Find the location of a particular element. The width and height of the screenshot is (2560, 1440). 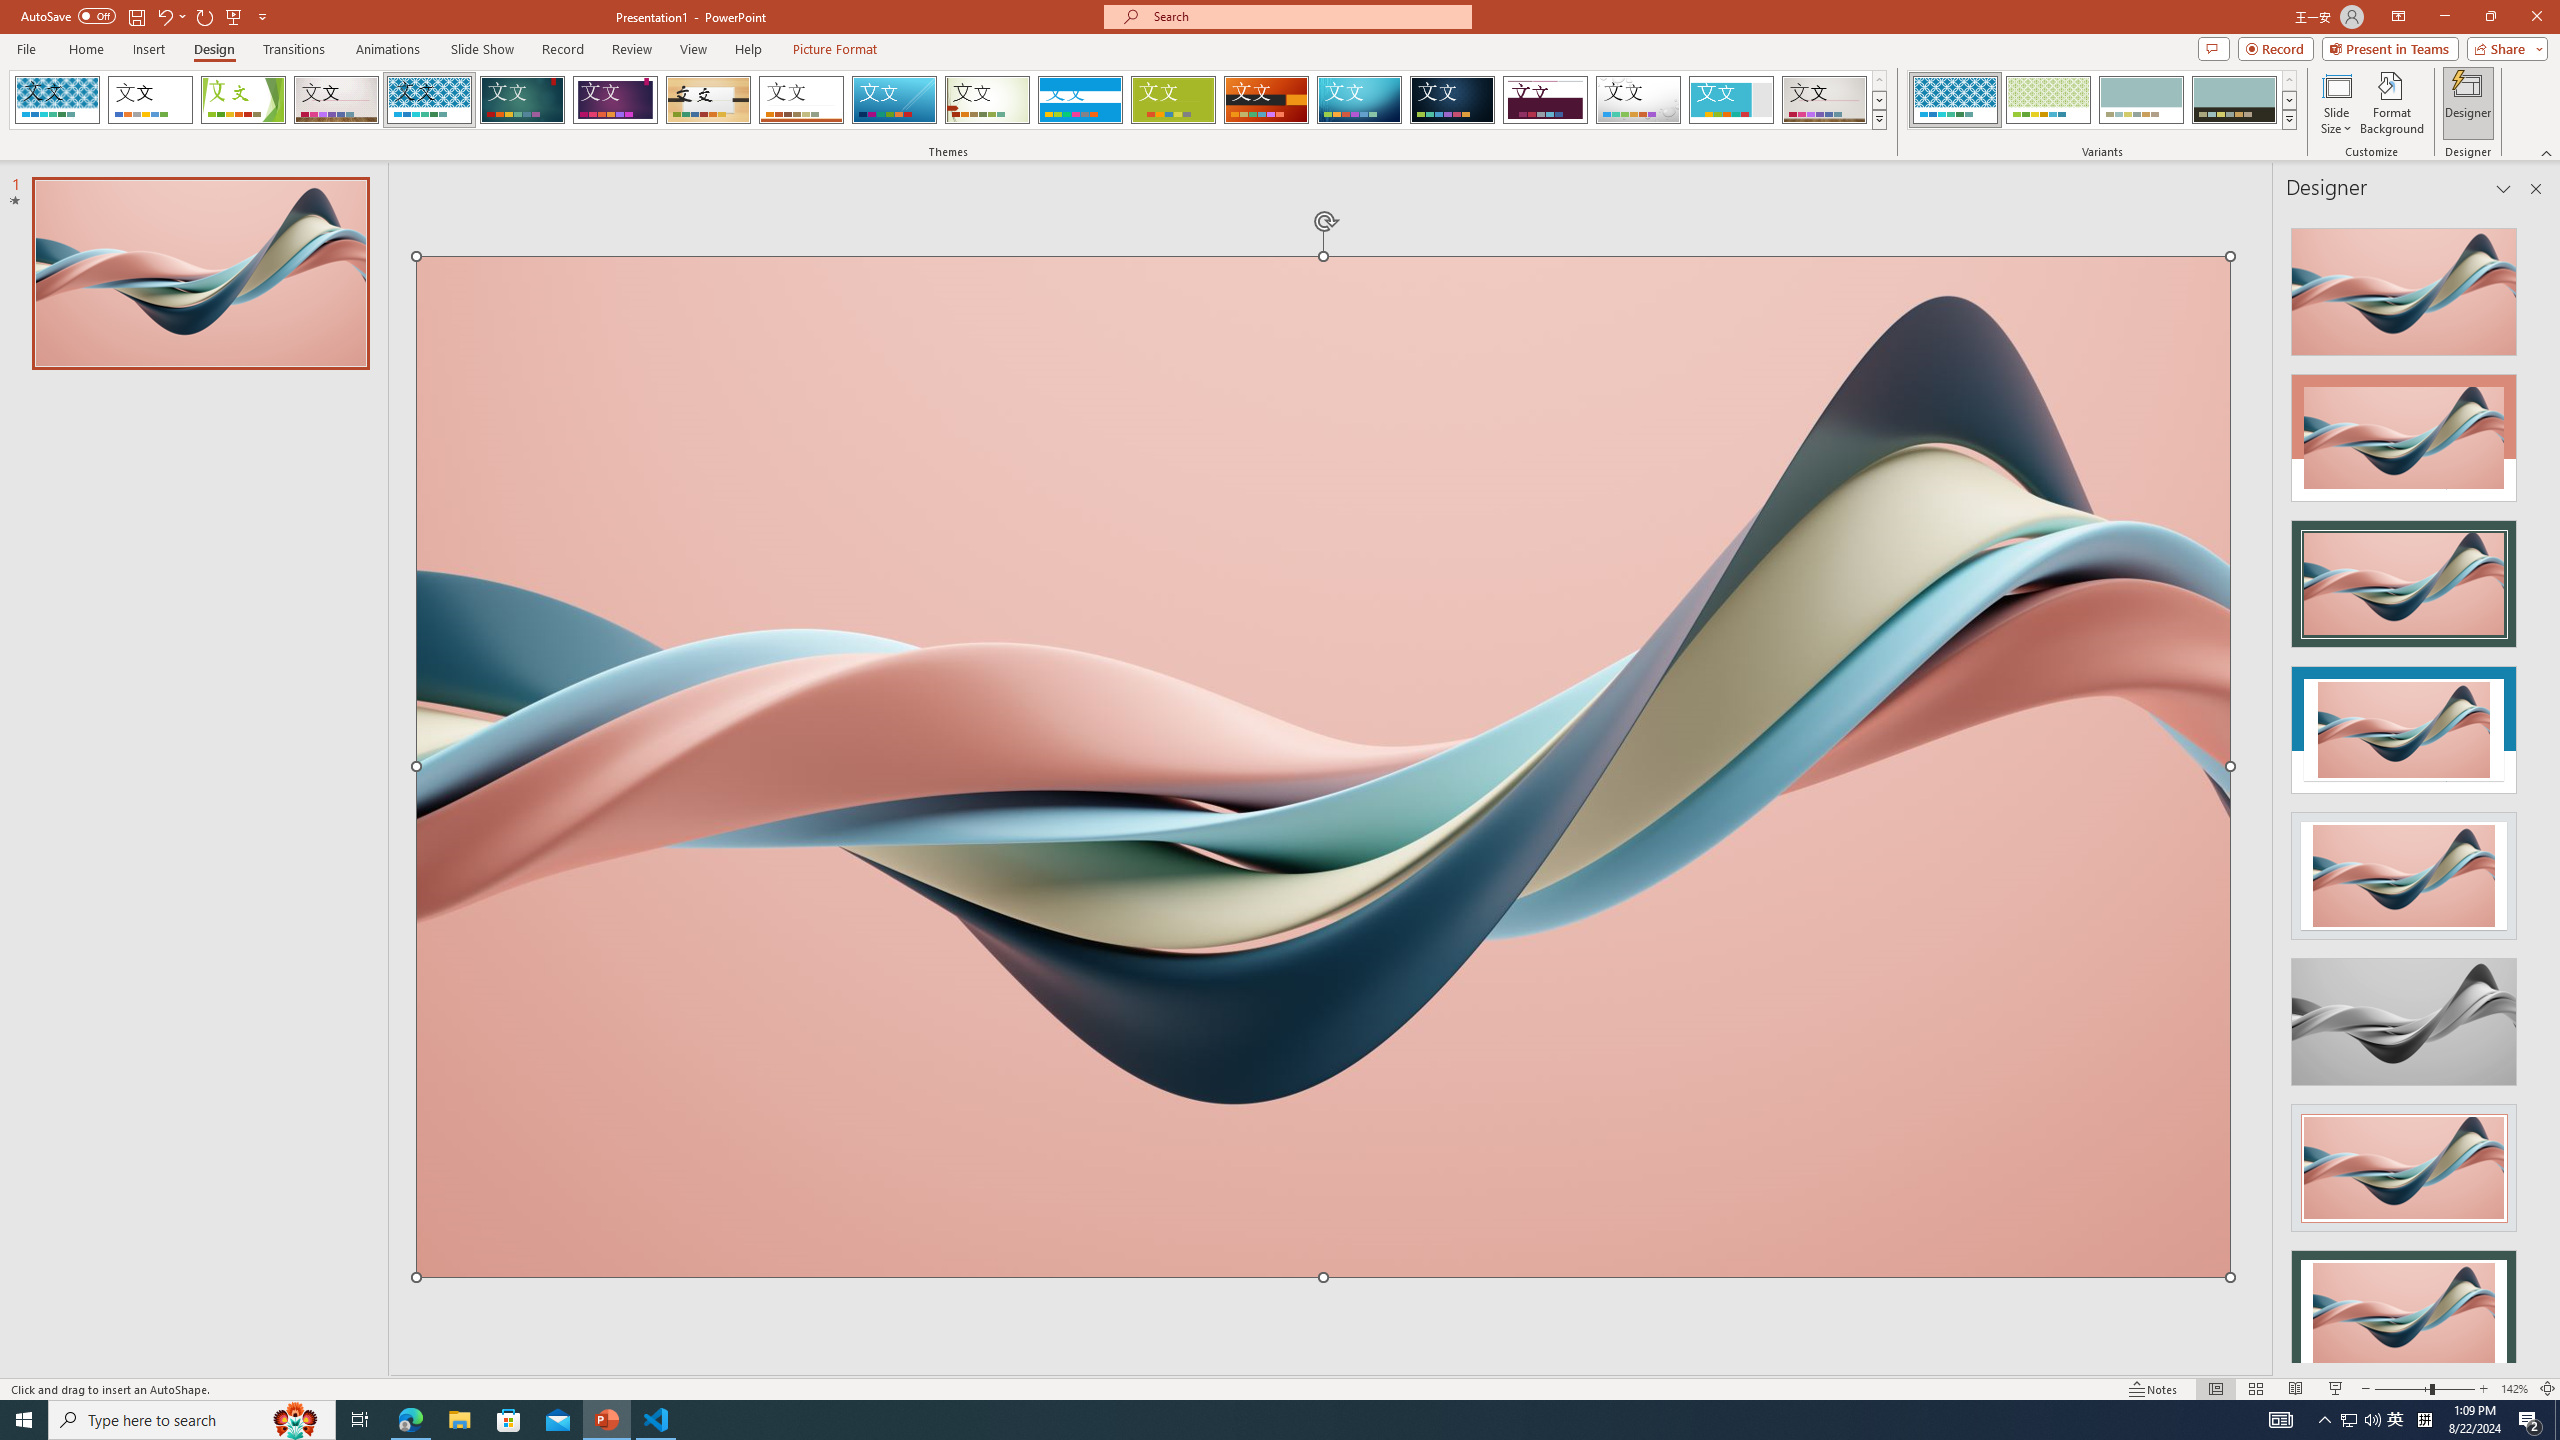

'Office Theme' is located at coordinates (150, 99).